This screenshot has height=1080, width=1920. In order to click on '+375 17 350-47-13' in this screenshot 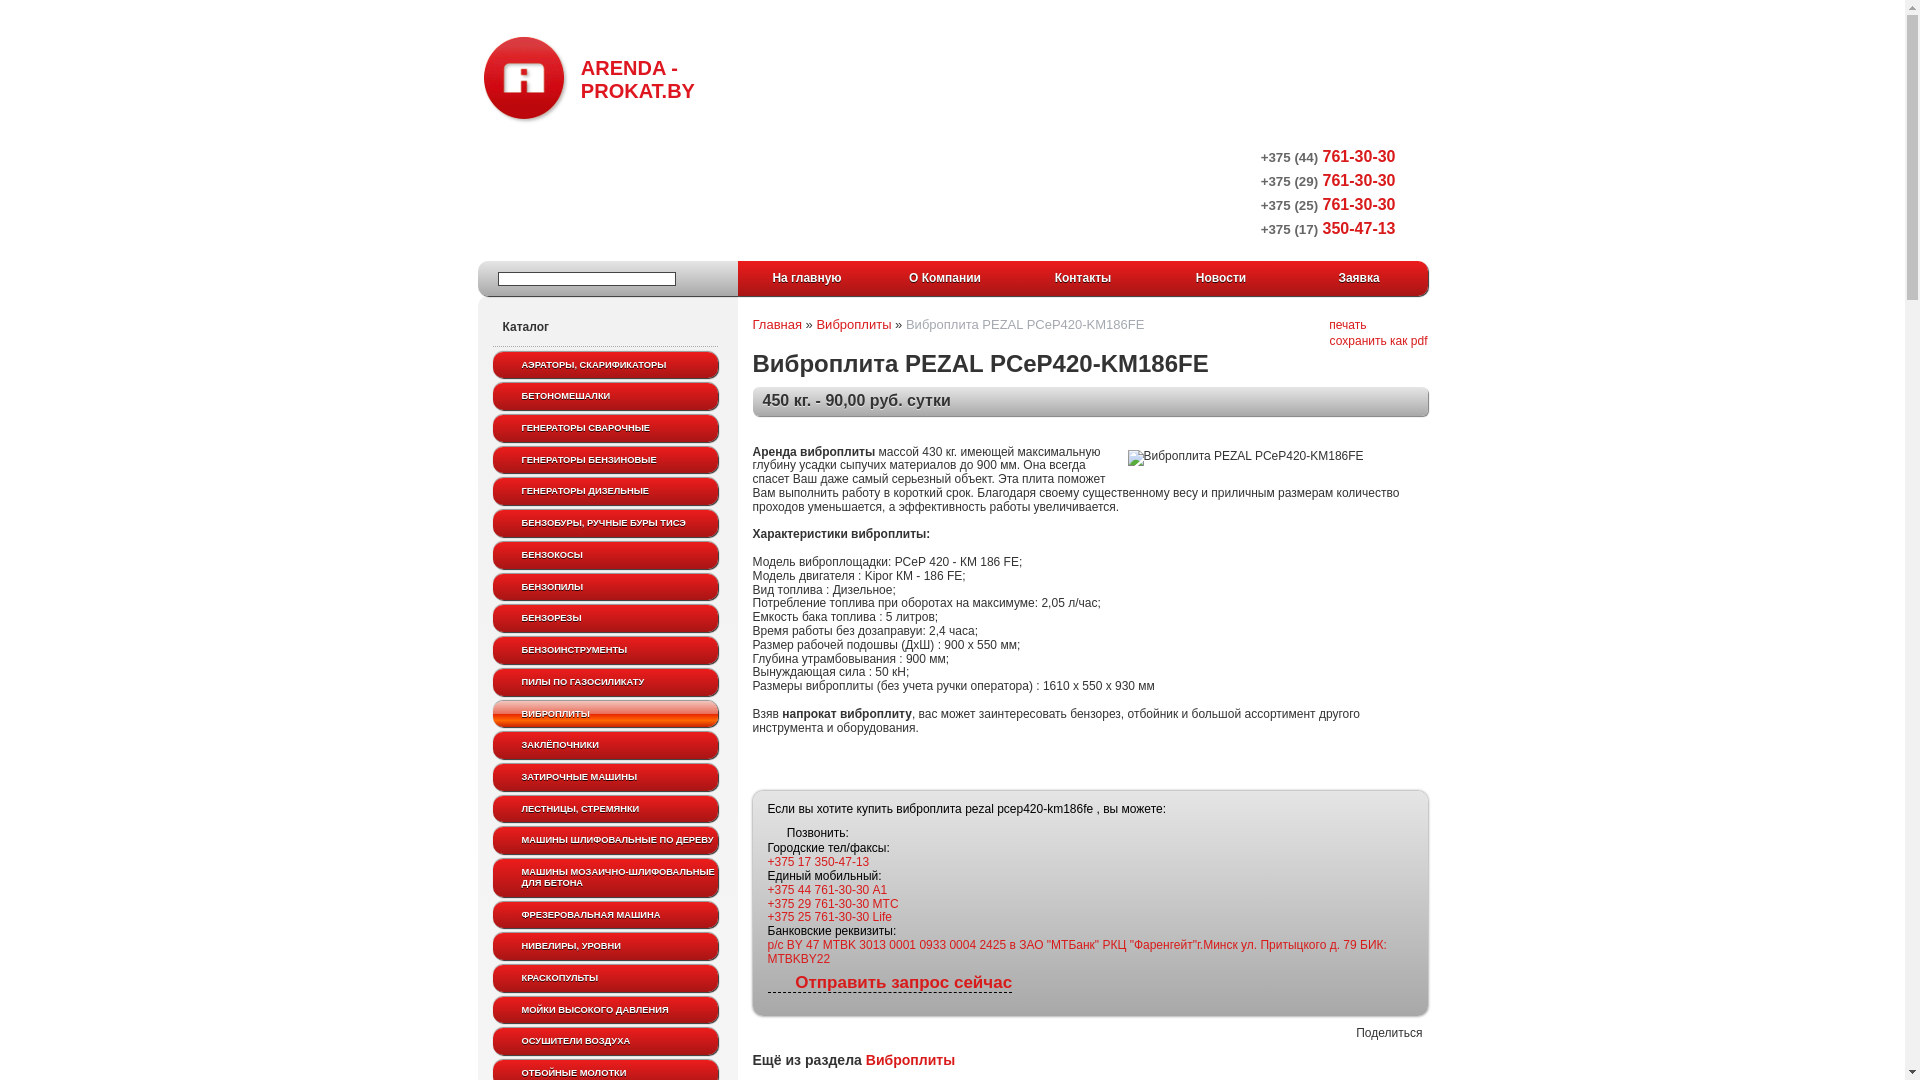, I will do `click(819, 860)`.